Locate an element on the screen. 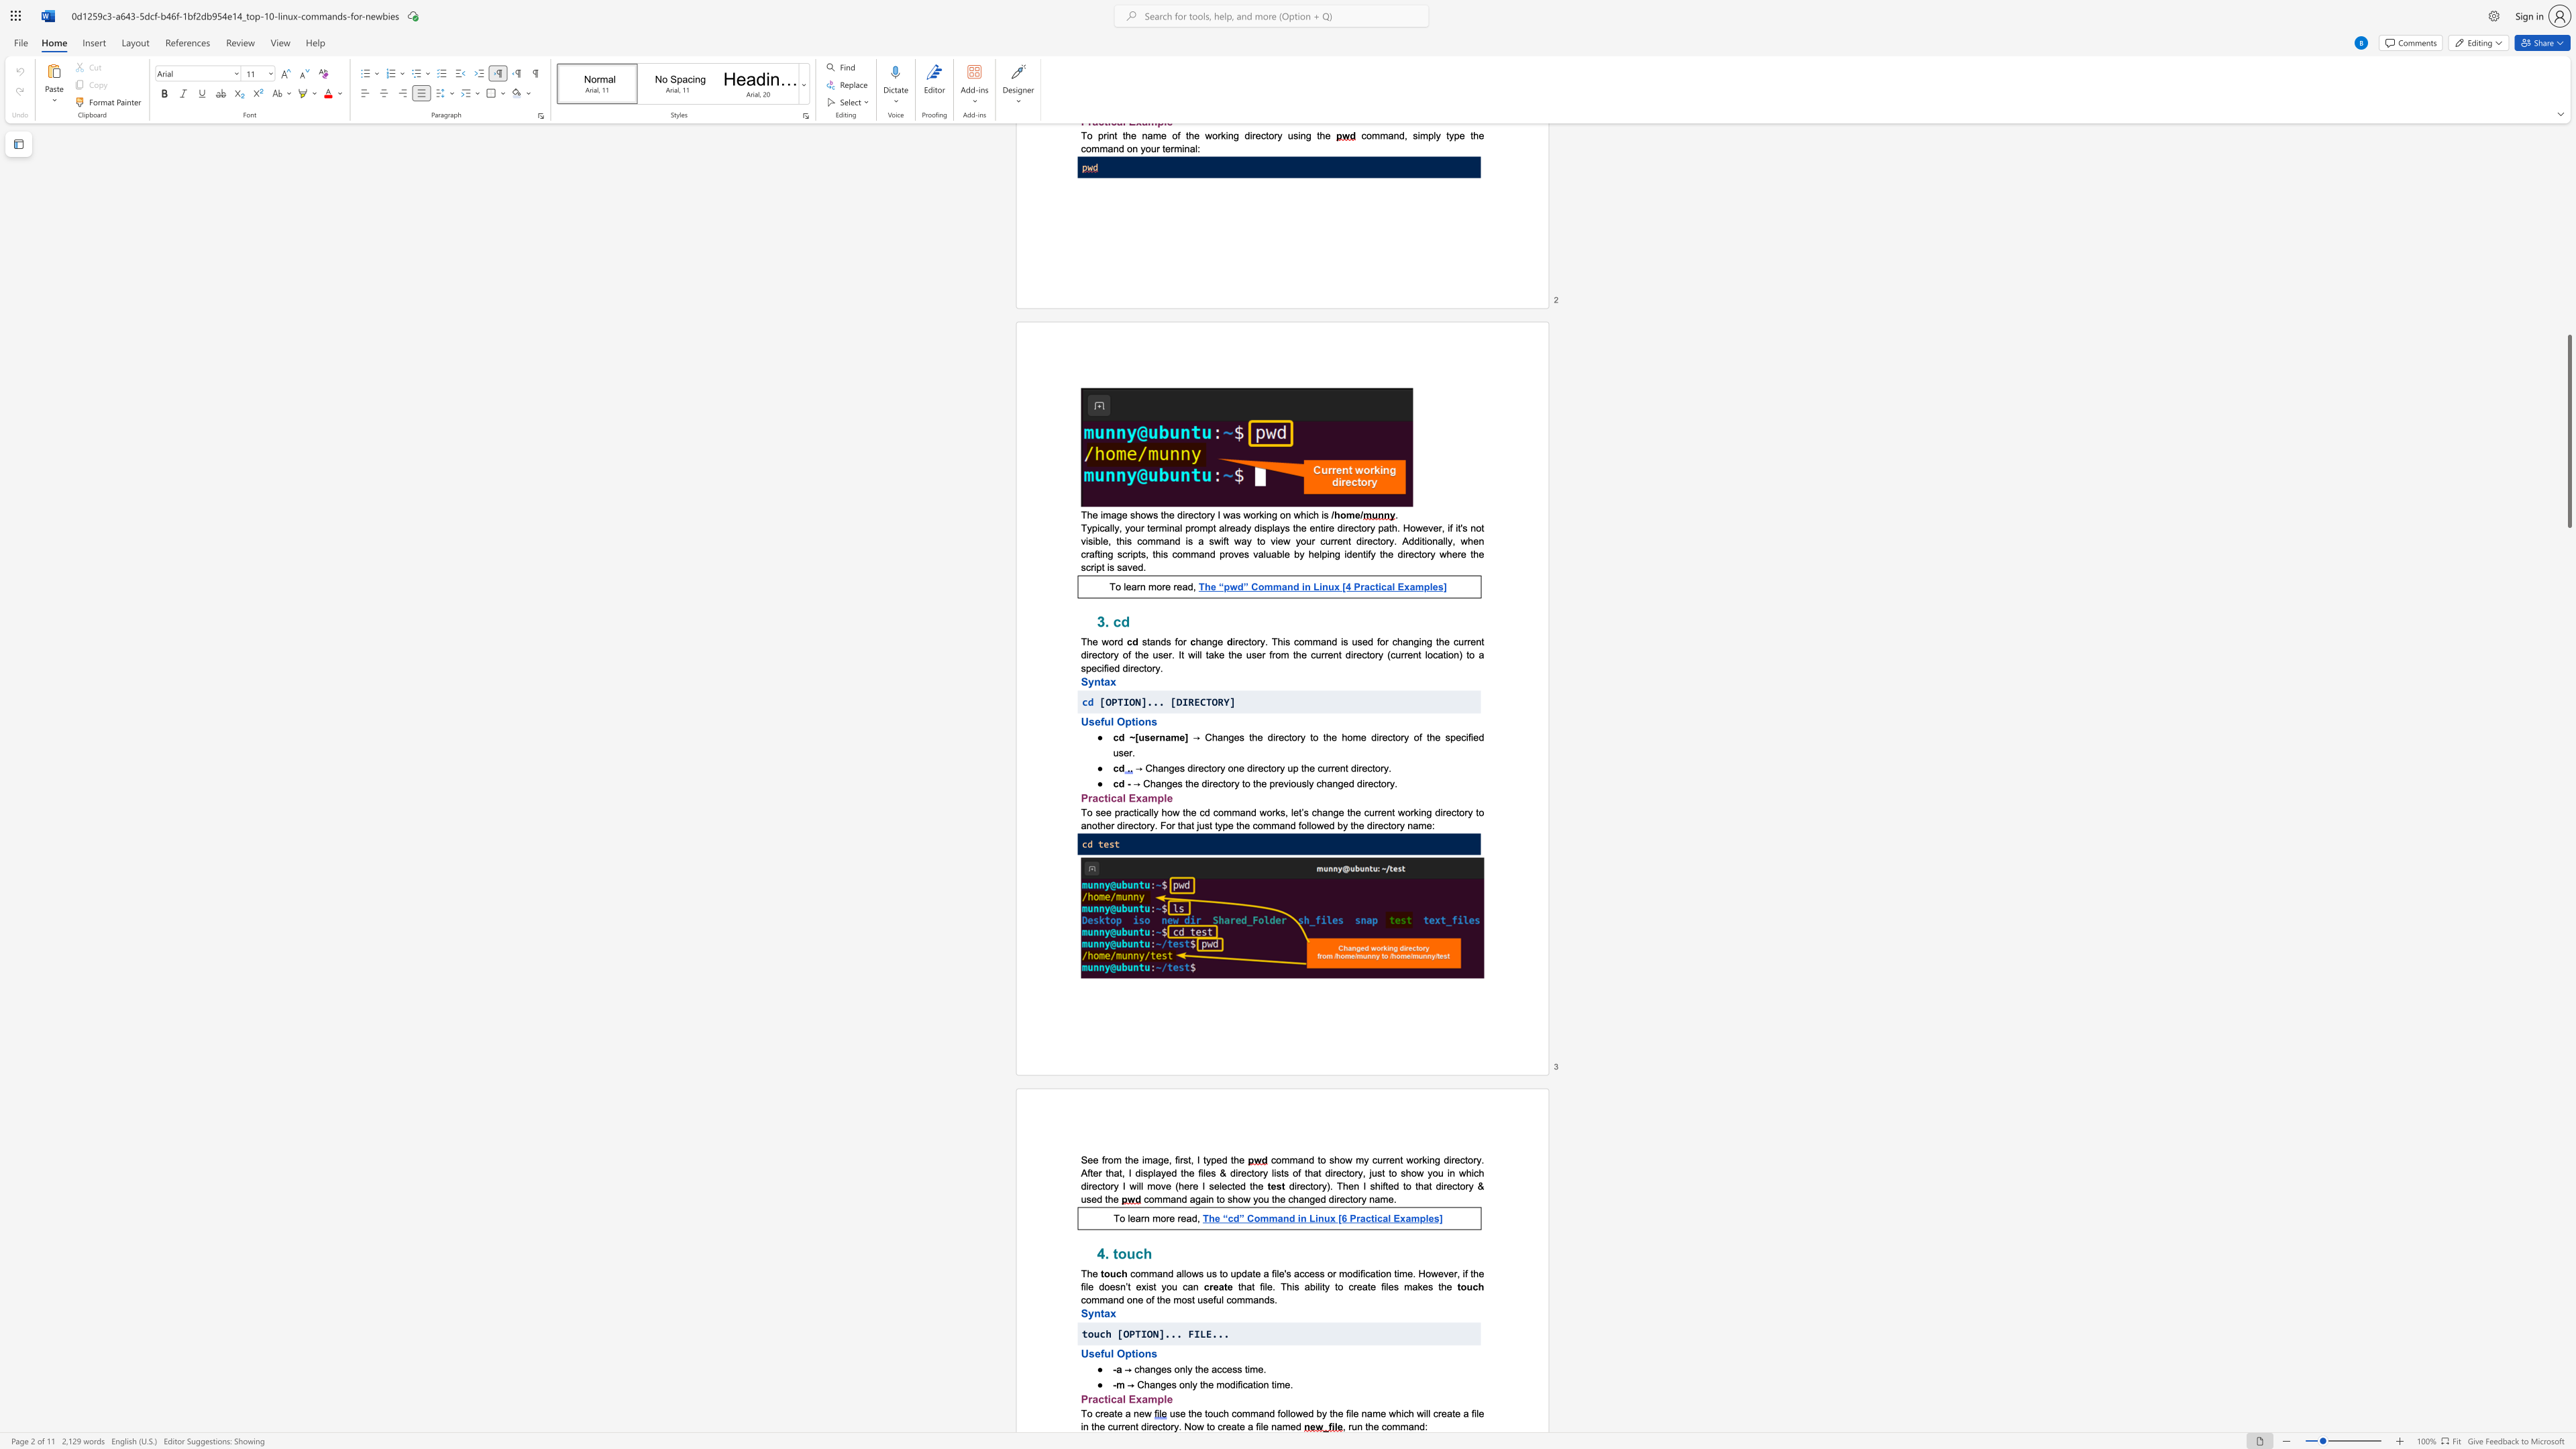 The width and height of the screenshot is (2576, 1449). the subset text "he command" within the text ", run the command:" is located at coordinates (1366, 1426).